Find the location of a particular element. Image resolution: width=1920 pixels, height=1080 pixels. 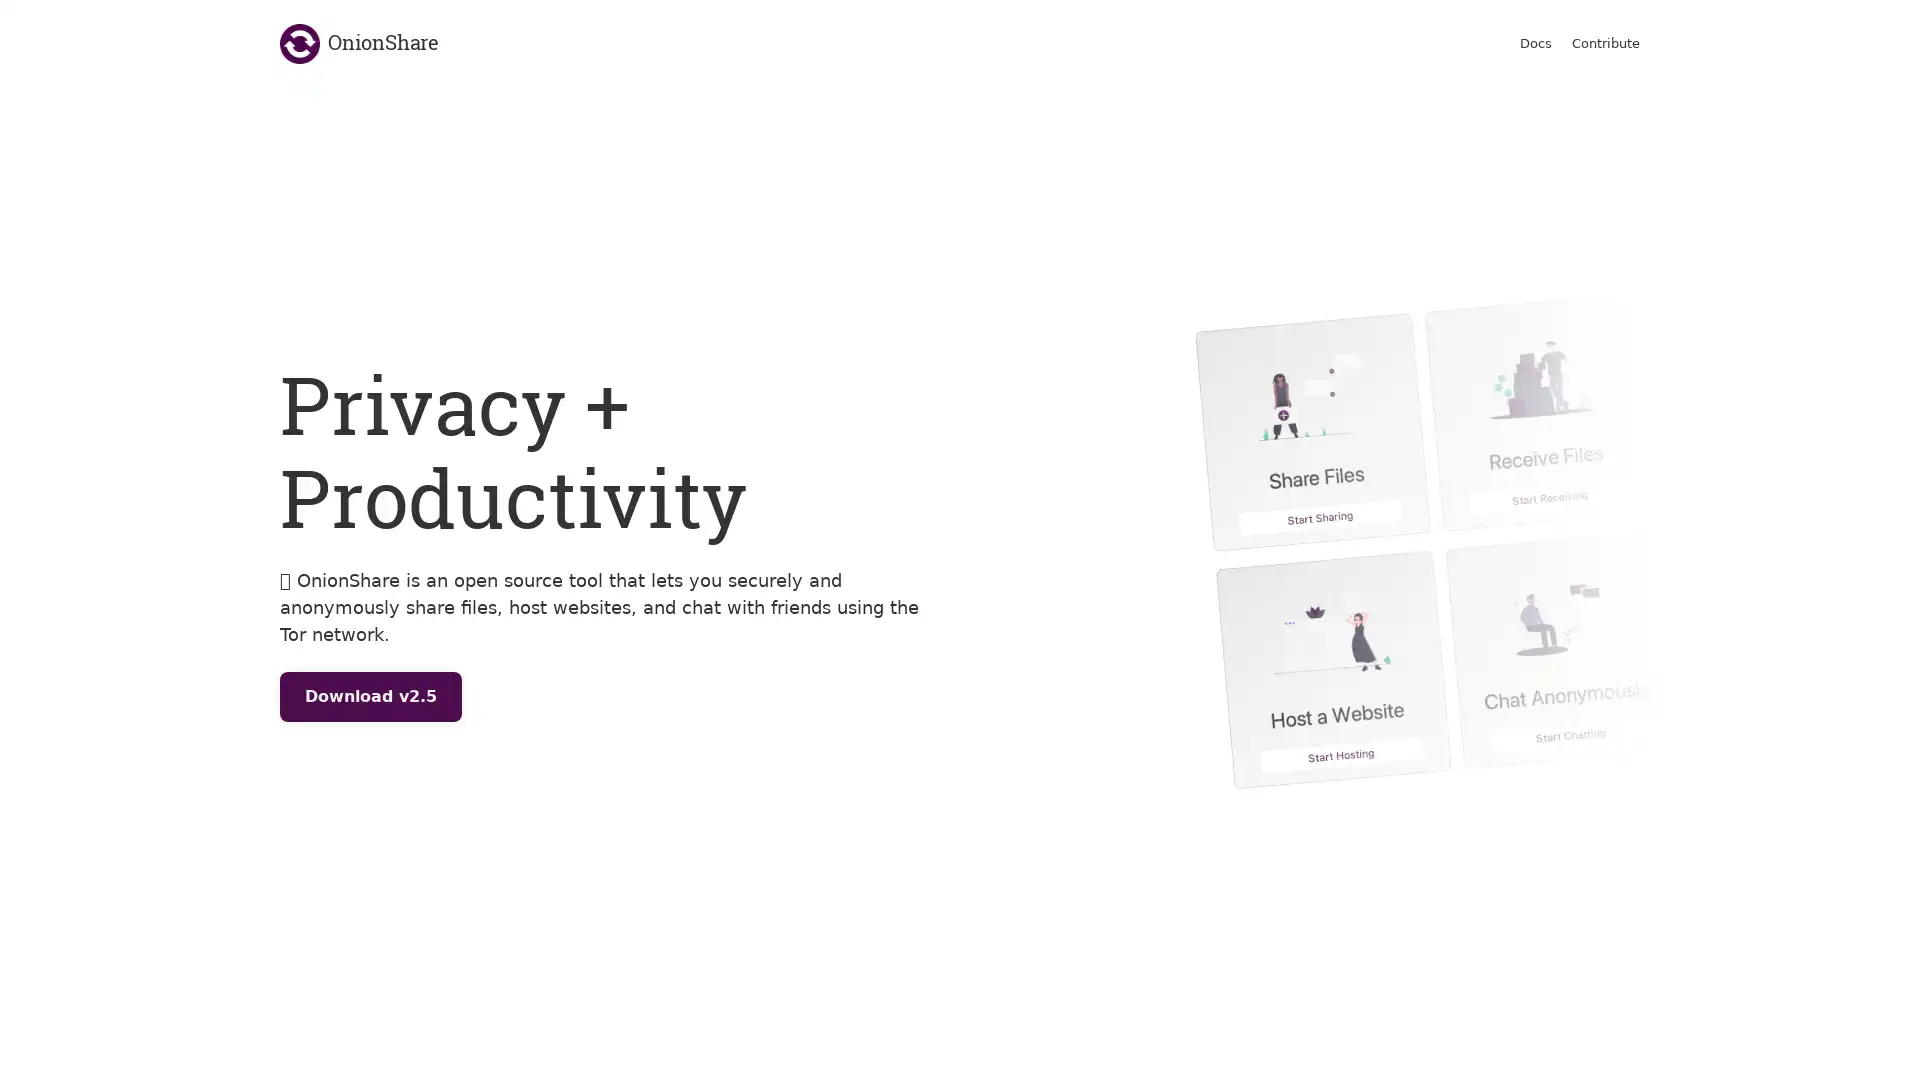

Download v2.5 is located at coordinates (370, 696).